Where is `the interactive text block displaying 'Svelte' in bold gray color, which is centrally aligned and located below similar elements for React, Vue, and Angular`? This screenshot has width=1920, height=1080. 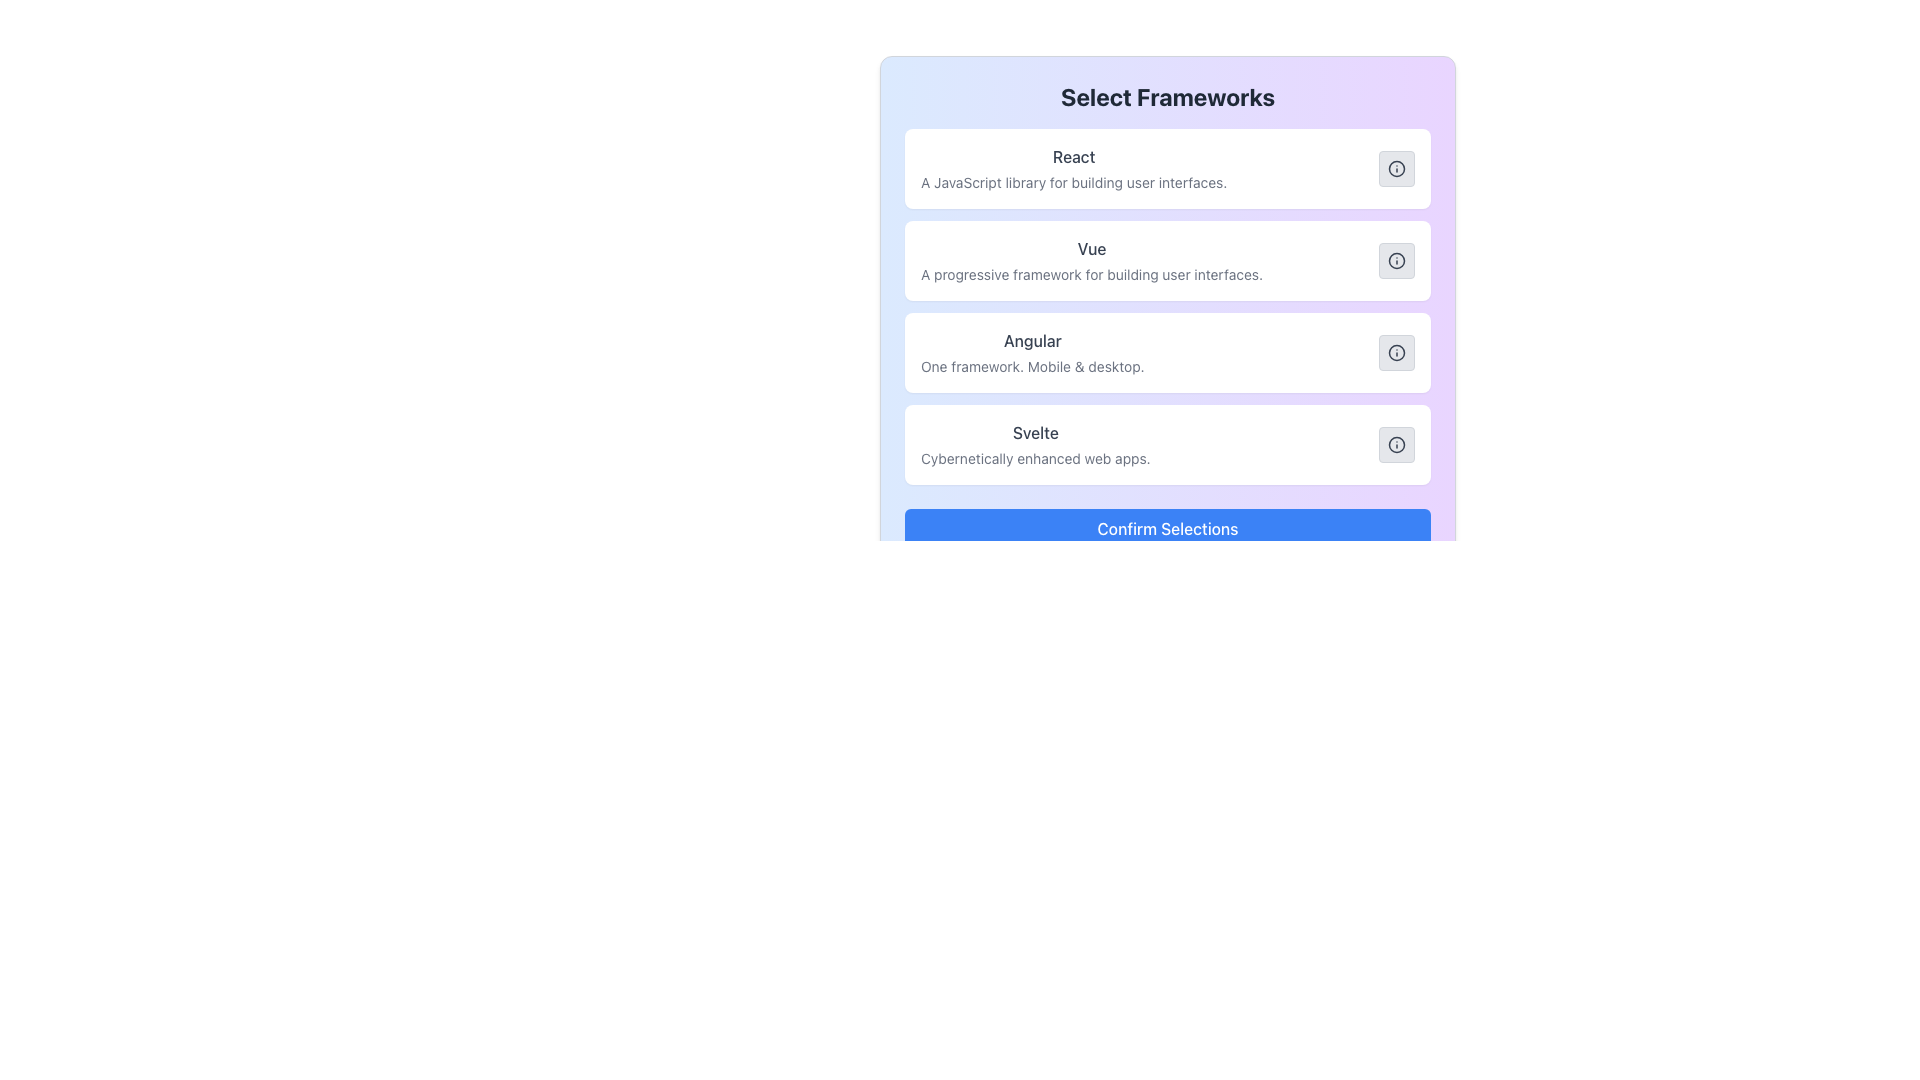
the interactive text block displaying 'Svelte' in bold gray color, which is centrally aligned and located below similar elements for React, Vue, and Angular is located at coordinates (1035, 443).